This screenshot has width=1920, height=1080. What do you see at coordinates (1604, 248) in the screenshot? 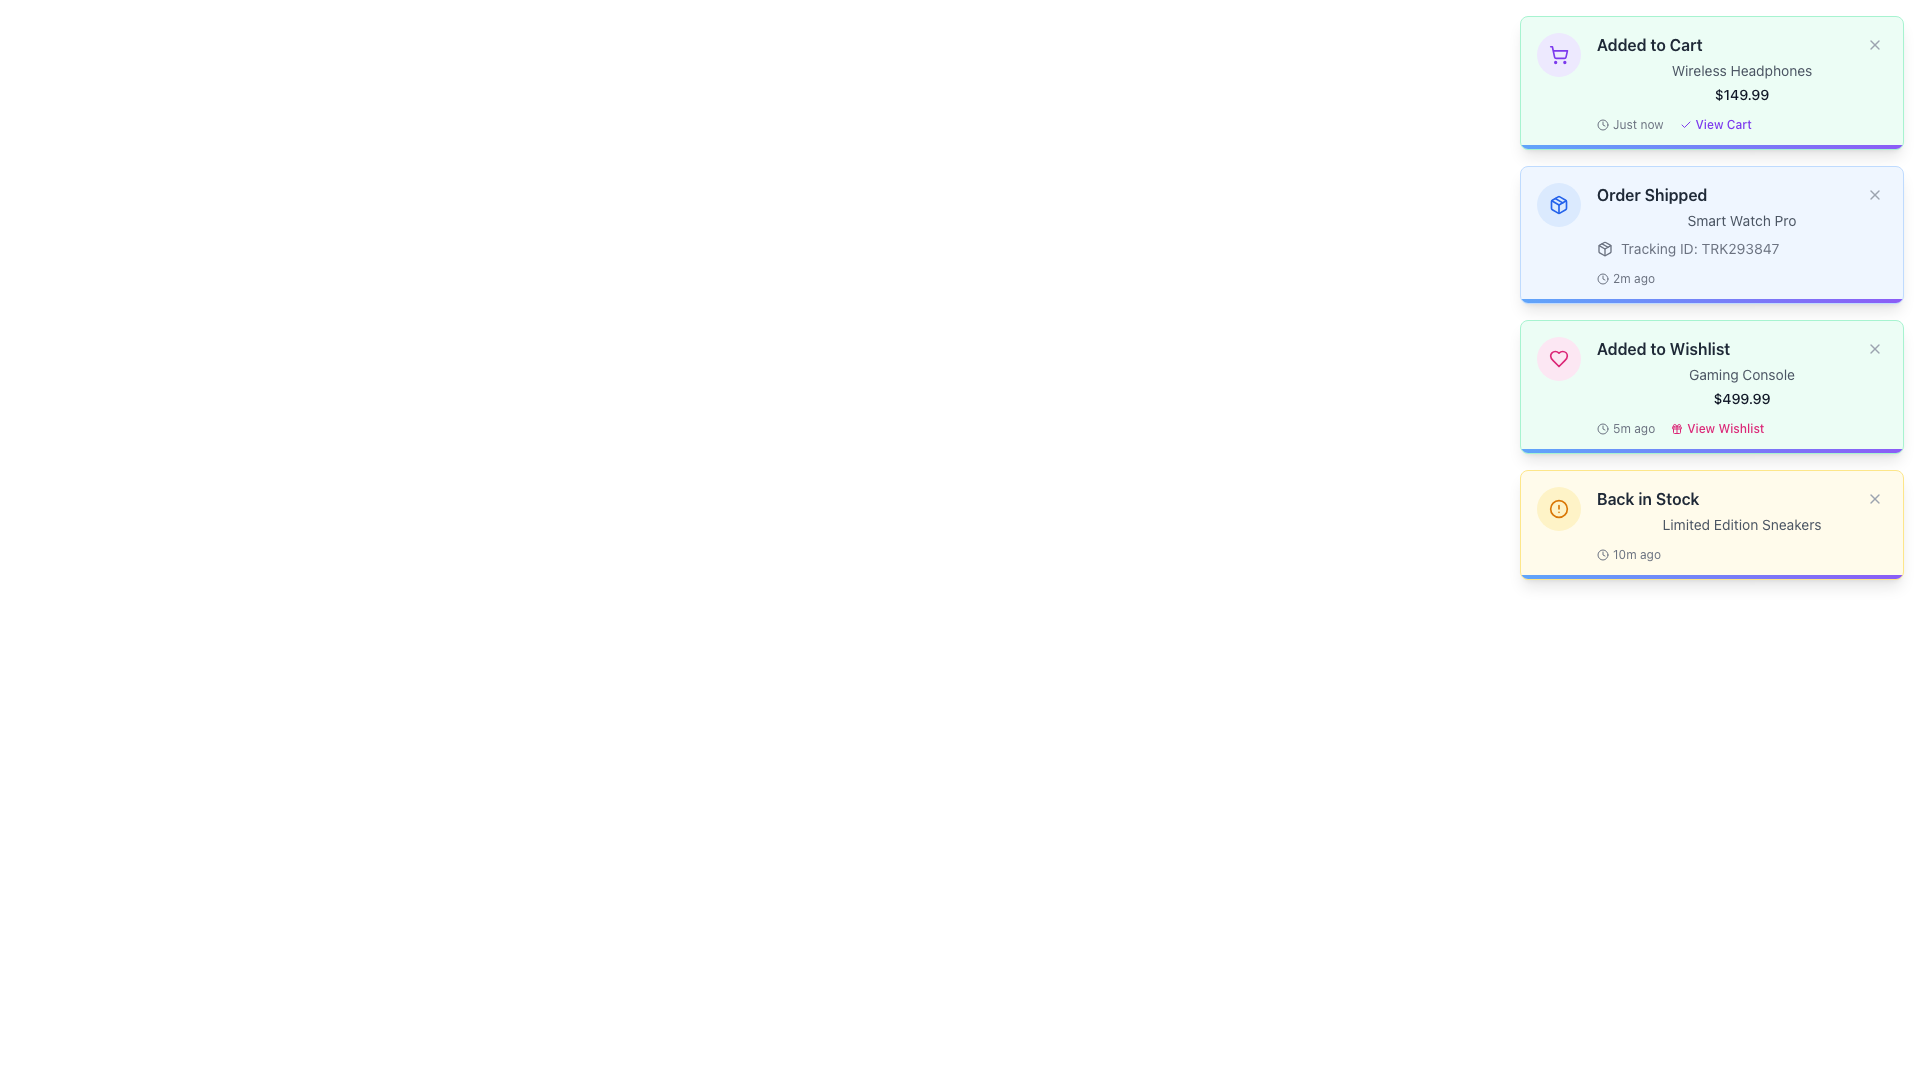
I see `the appearance of the small package icon located to the left of the text 'Tracking ID: TRK293847' in the 'Order Shipped' notification box` at bounding box center [1604, 248].